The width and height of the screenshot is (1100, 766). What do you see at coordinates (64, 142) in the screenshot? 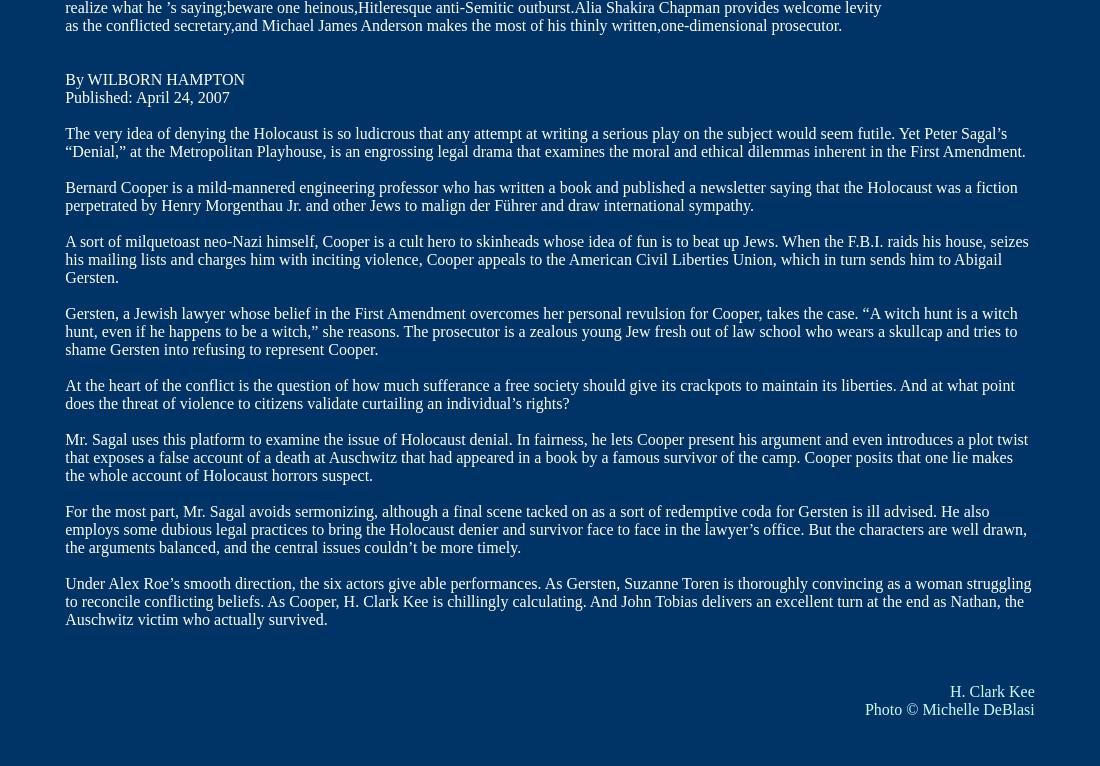
I see `'The very idea of denying the Holocaust is so ludicrous that any attempt
at writing a serious play on the subject would seem futile. Yet Peter
Sagal’s “Denial,” at the Metropolitan Playhouse, is an engrossing legal
drama that examines the moral and ethical dilemmas inherent in the
First Amendment.'` at bounding box center [64, 142].